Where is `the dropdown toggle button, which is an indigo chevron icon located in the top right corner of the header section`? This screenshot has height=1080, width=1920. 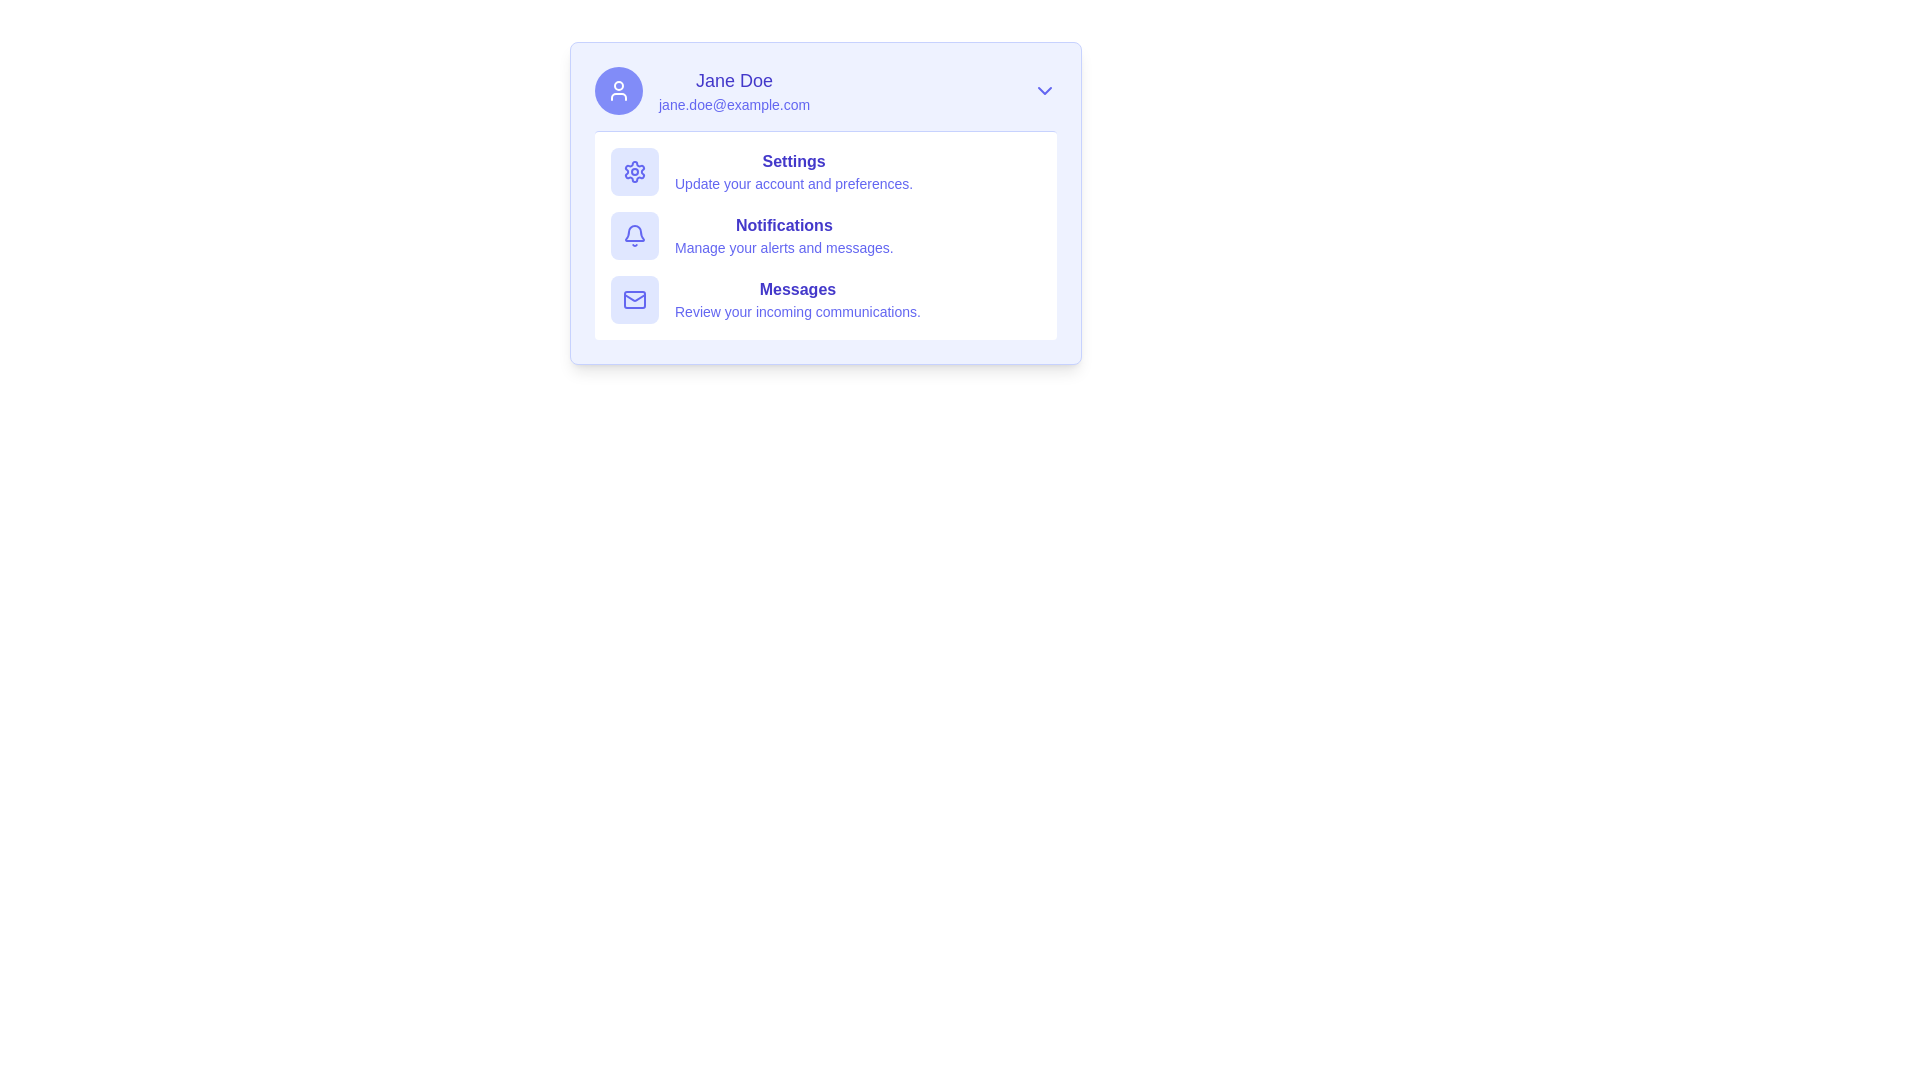 the dropdown toggle button, which is an indigo chevron icon located in the top right corner of the header section is located at coordinates (1044, 91).